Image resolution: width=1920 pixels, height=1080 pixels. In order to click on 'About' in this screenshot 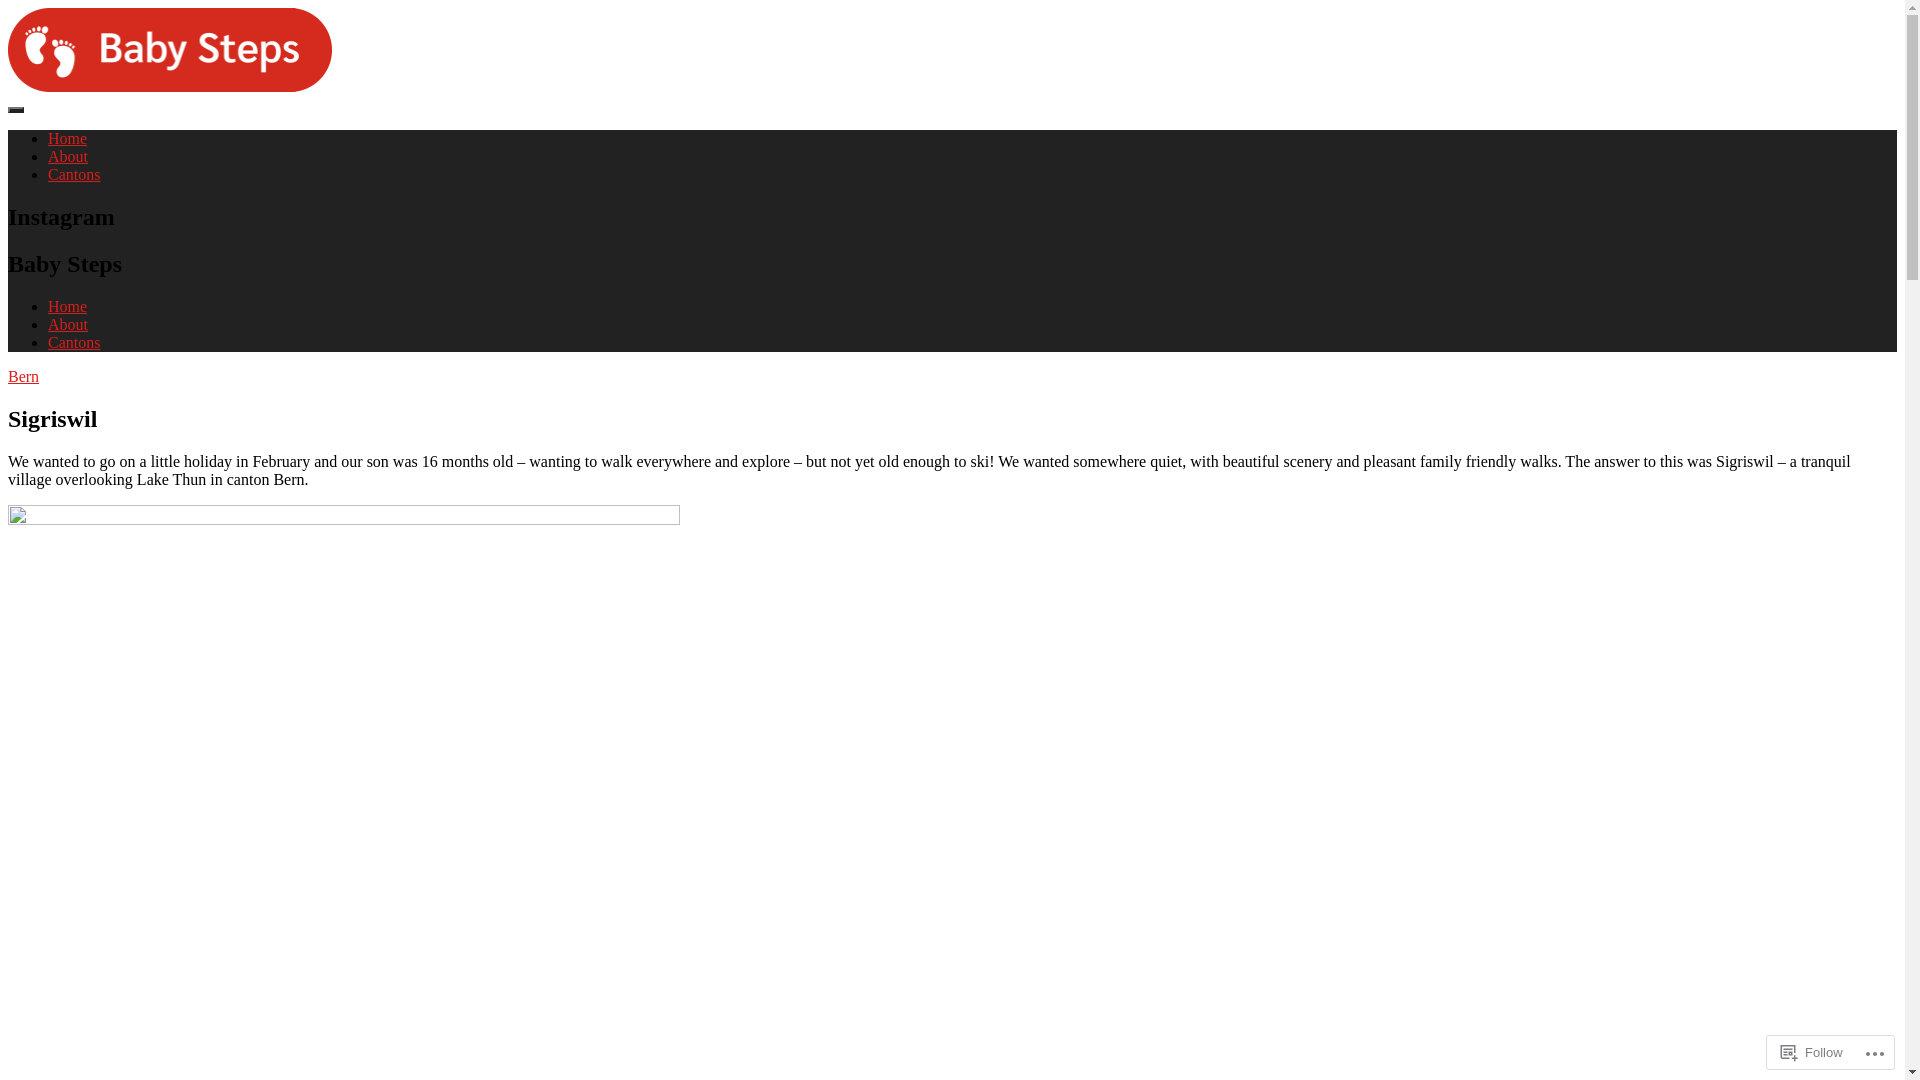, I will do `click(67, 323)`.